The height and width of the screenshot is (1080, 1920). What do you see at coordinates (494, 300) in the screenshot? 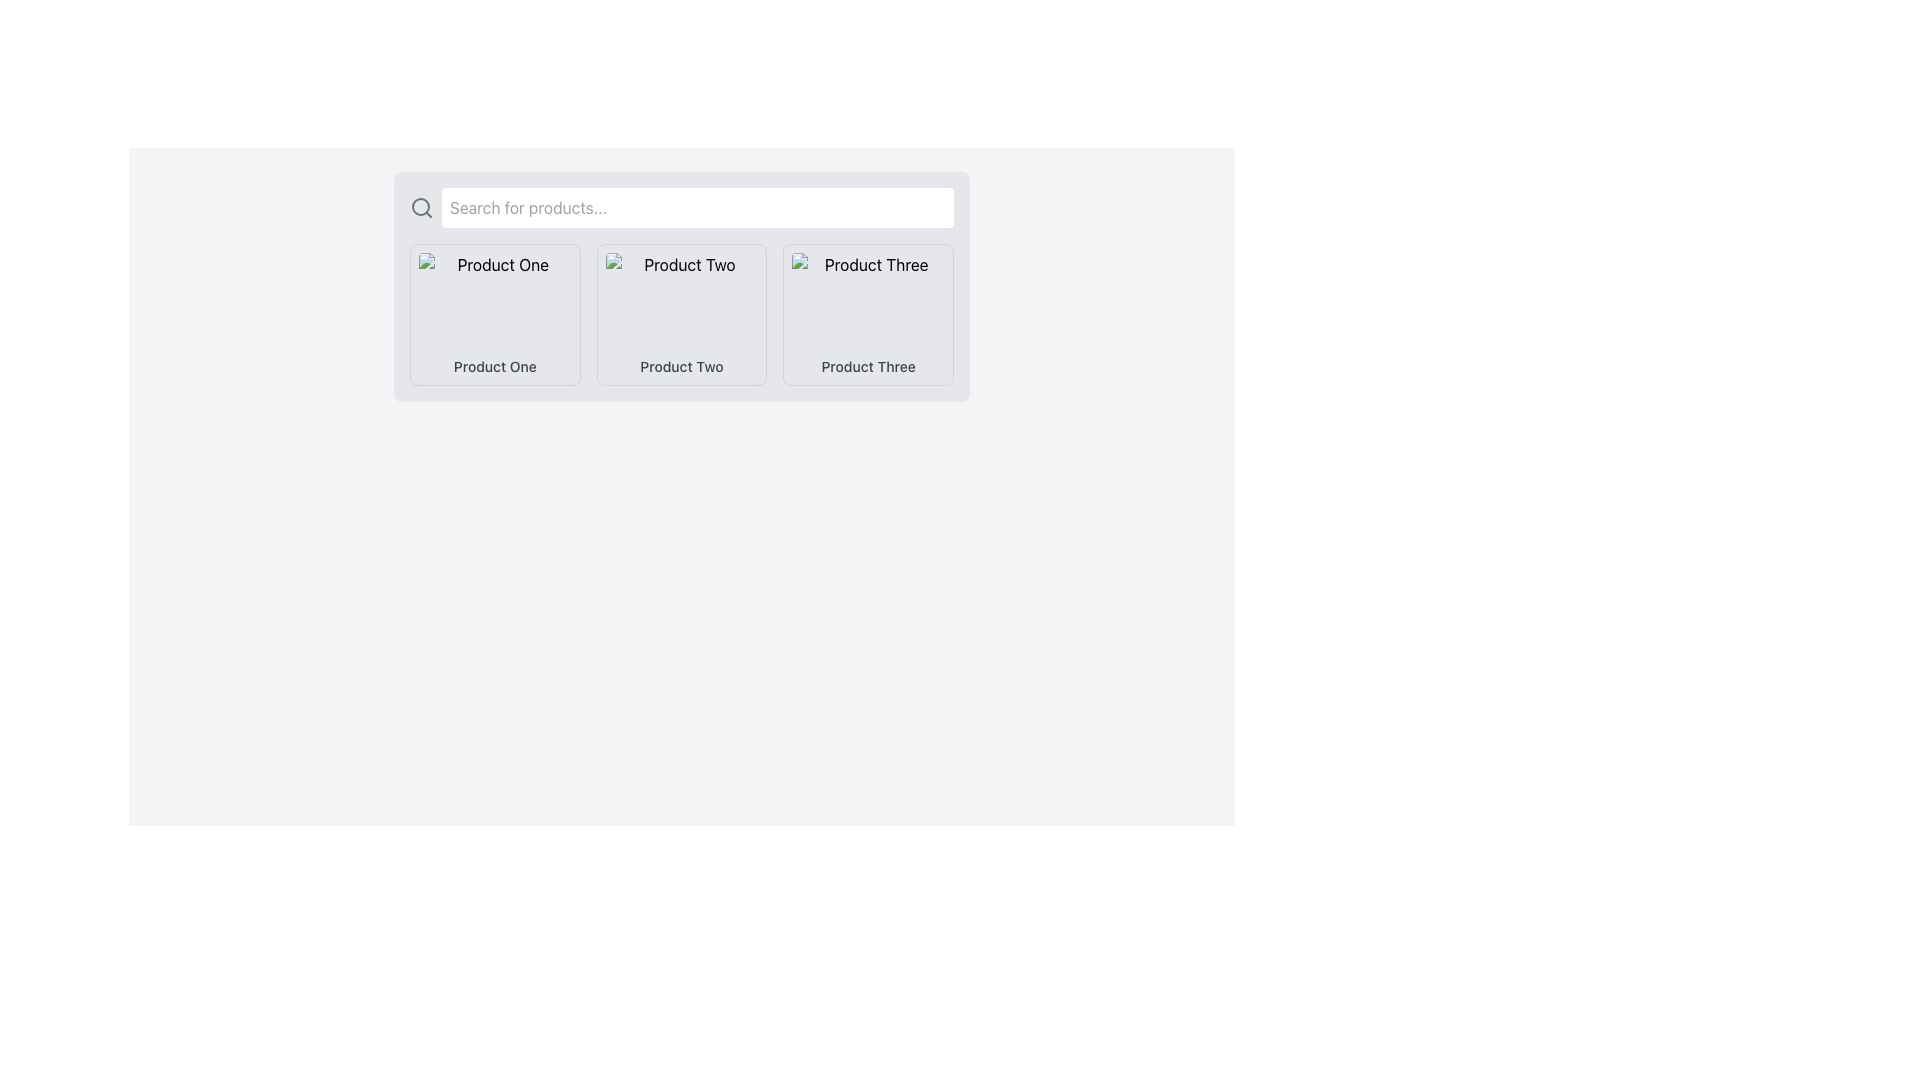
I see `the image box displaying 'Product One'` at bounding box center [494, 300].